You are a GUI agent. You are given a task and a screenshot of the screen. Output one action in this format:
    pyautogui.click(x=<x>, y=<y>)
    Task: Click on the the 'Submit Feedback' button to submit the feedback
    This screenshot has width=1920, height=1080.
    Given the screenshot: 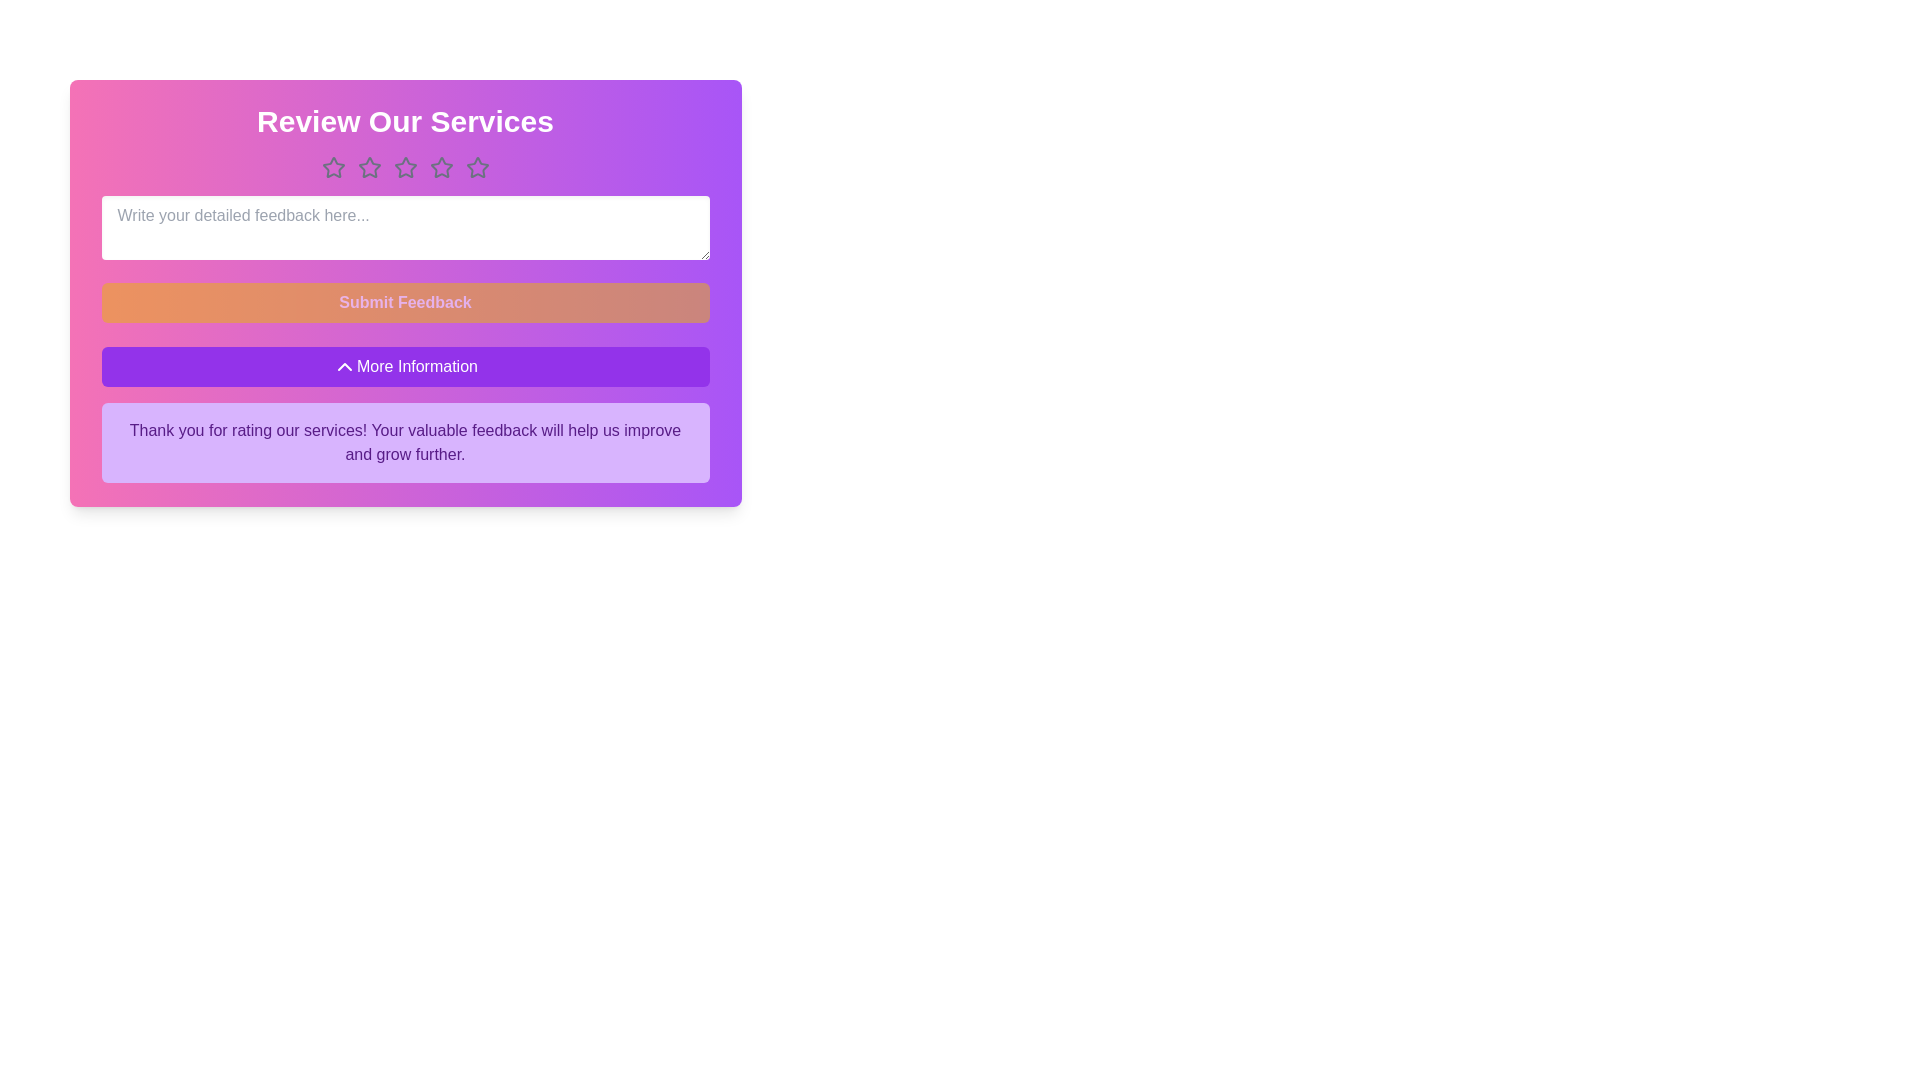 What is the action you would take?
    pyautogui.click(x=404, y=303)
    